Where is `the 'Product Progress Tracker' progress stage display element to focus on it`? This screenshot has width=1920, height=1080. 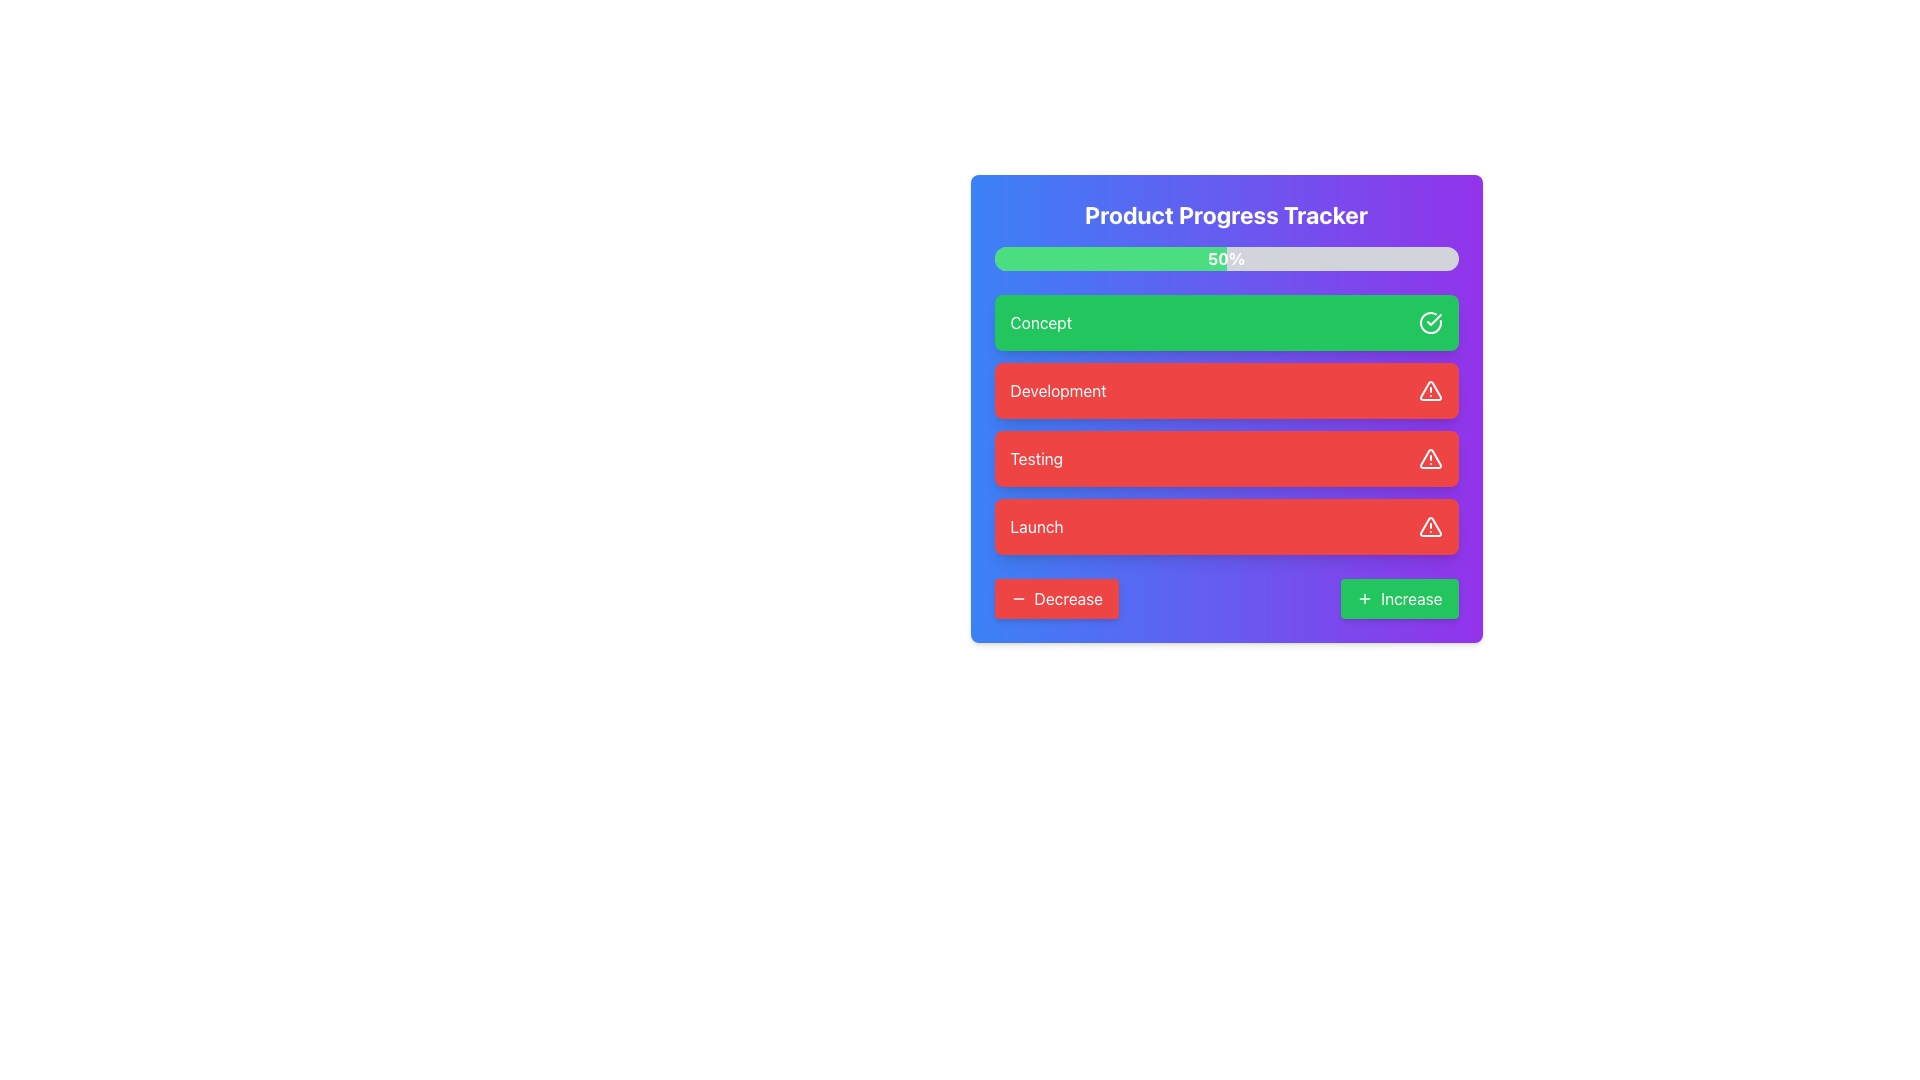 the 'Product Progress Tracker' progress stage display element to focus on it is located at coordinates (1225, 407).